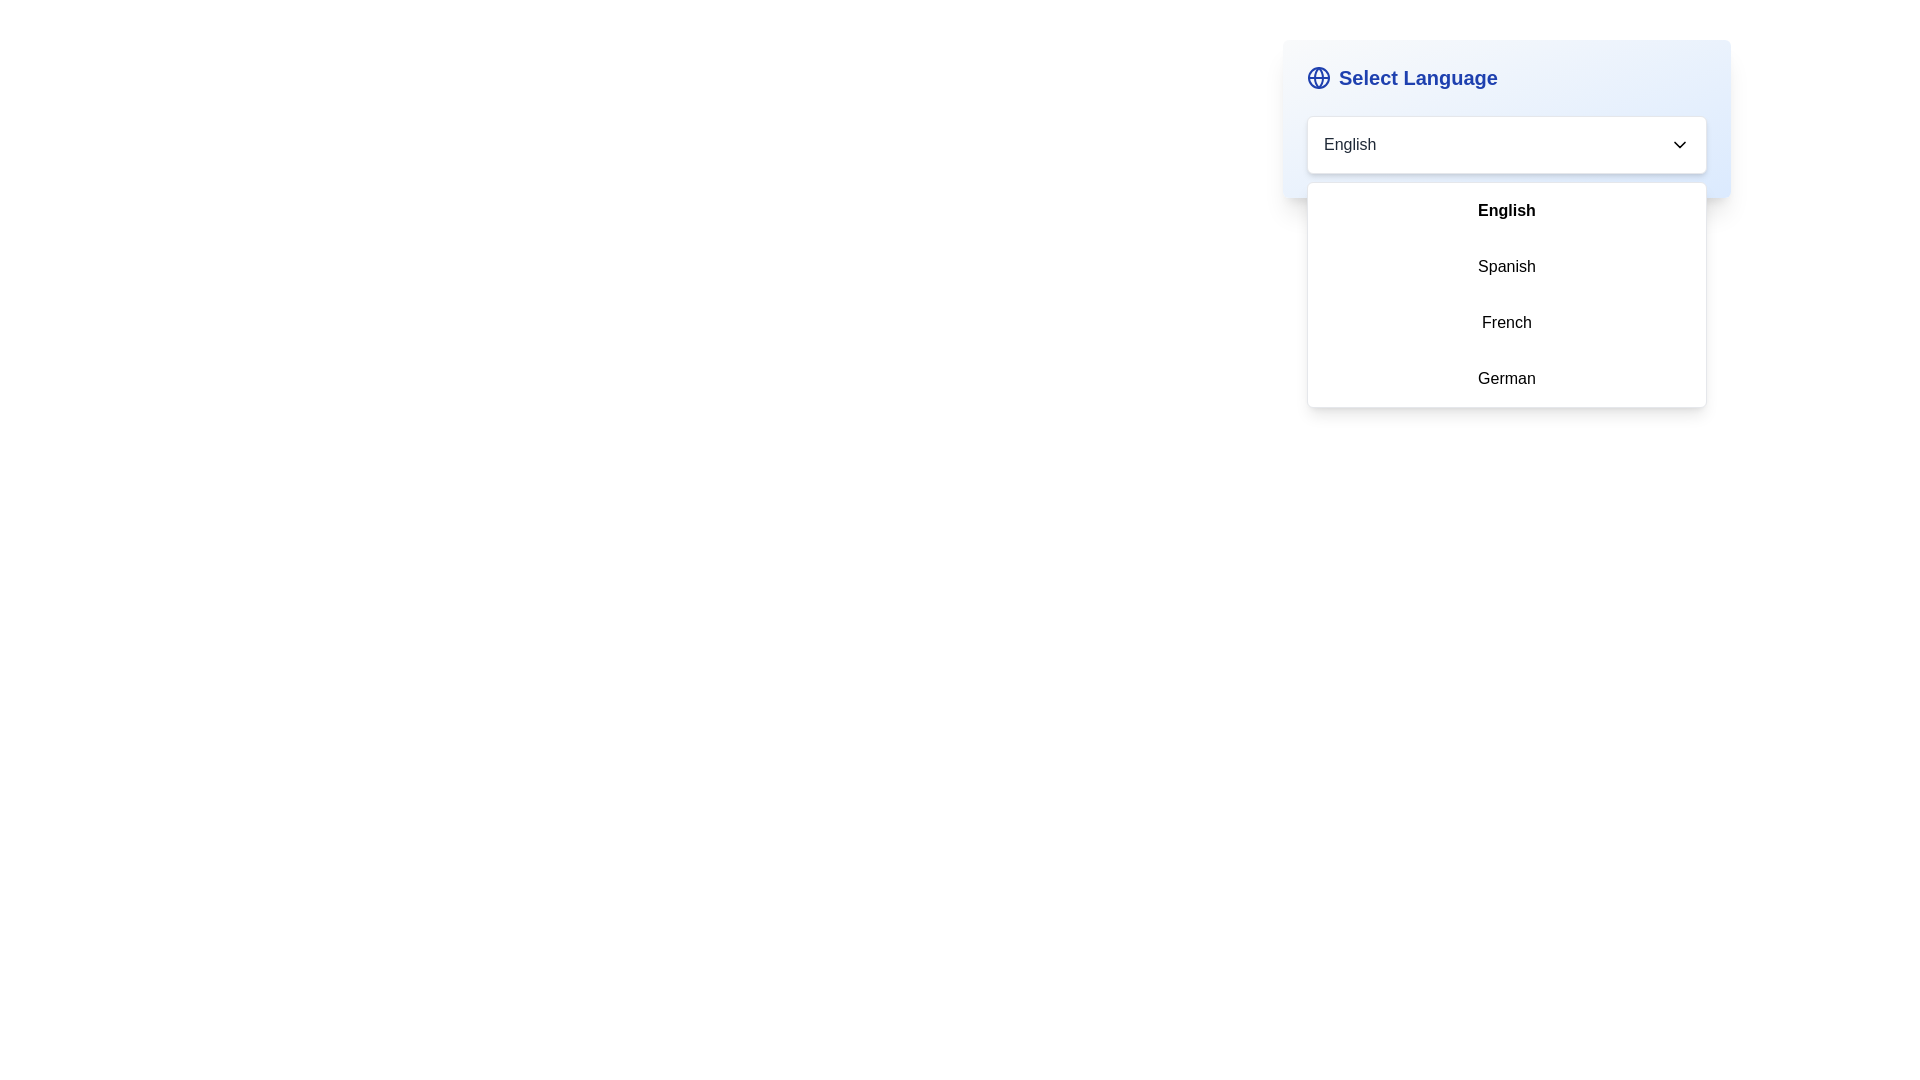 The width and height of the screenshot is (1920, 1080). What do you see at coordinates (1507, 378) in the screenshot?
I see `the language German from the dropdown` at bounding box center [1507, 378].